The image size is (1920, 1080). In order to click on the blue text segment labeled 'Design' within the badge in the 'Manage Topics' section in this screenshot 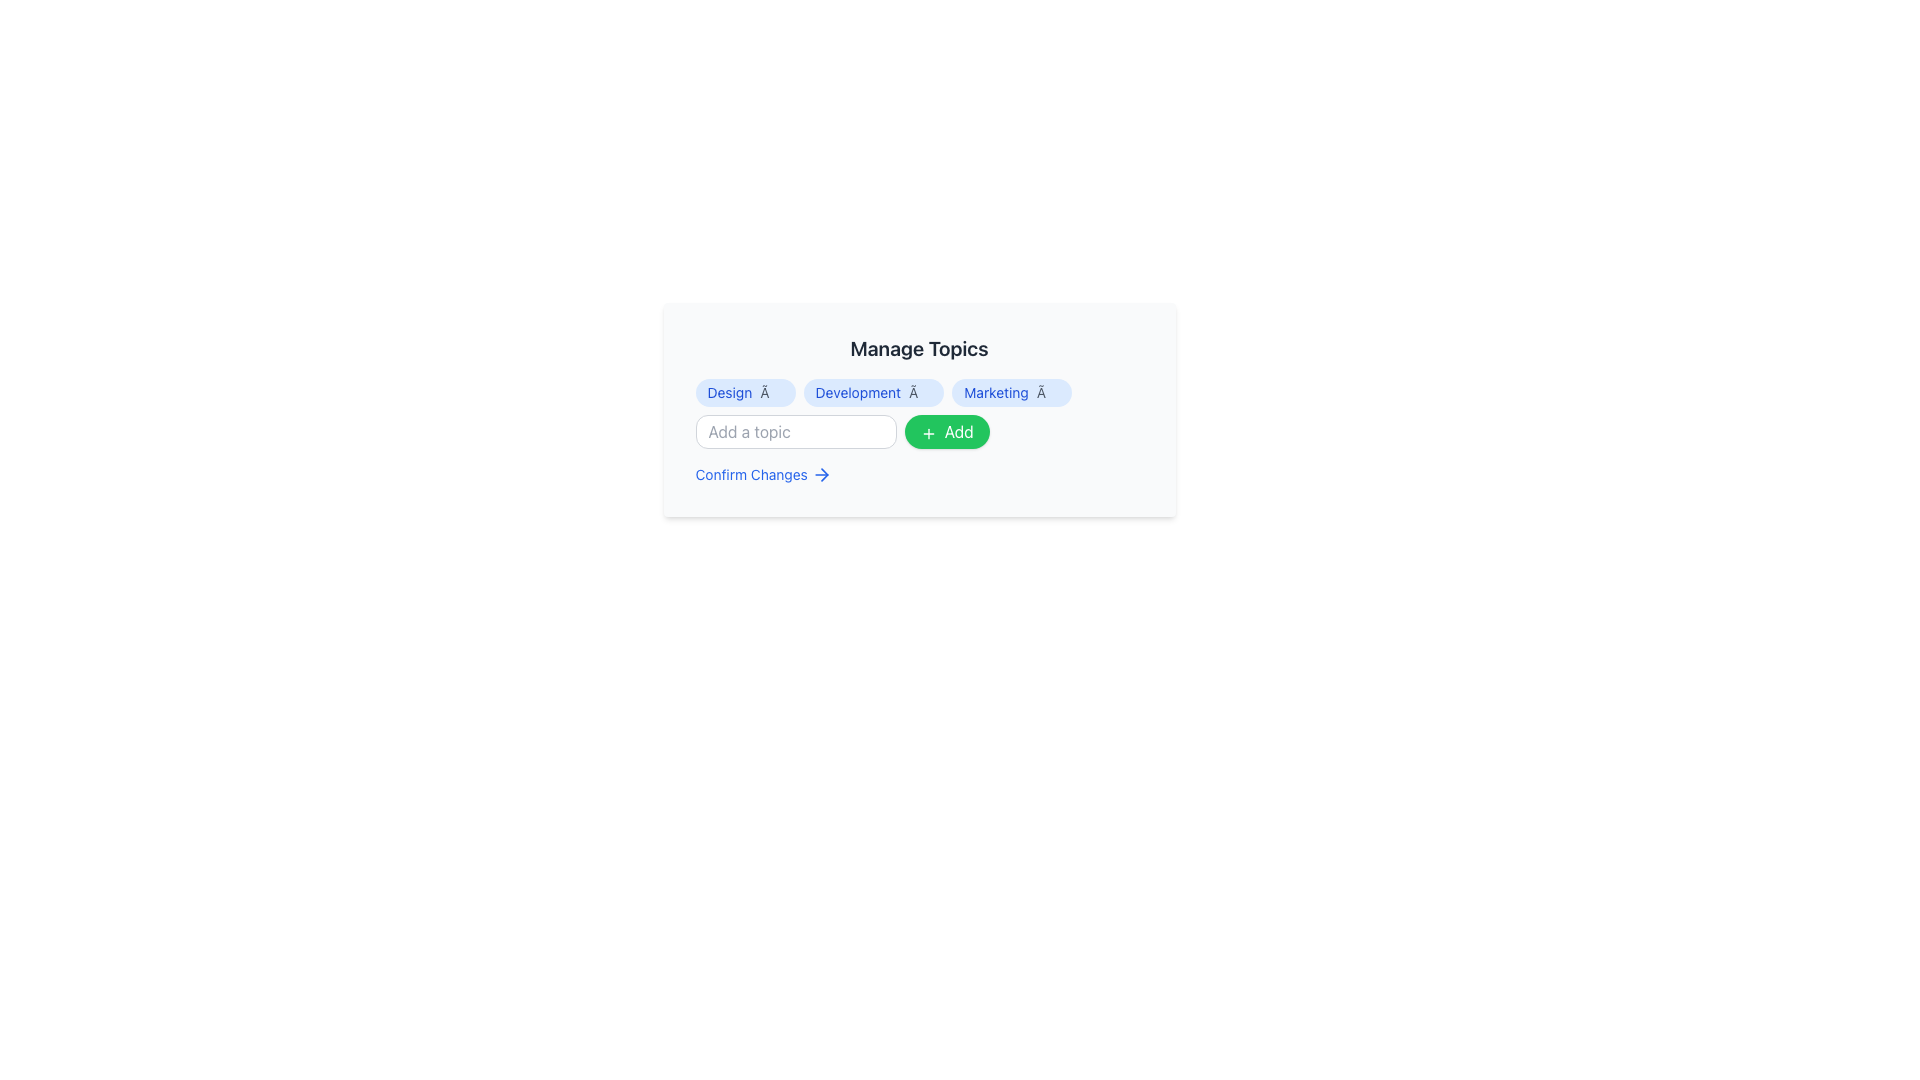, I will do `click(728, 393)`.